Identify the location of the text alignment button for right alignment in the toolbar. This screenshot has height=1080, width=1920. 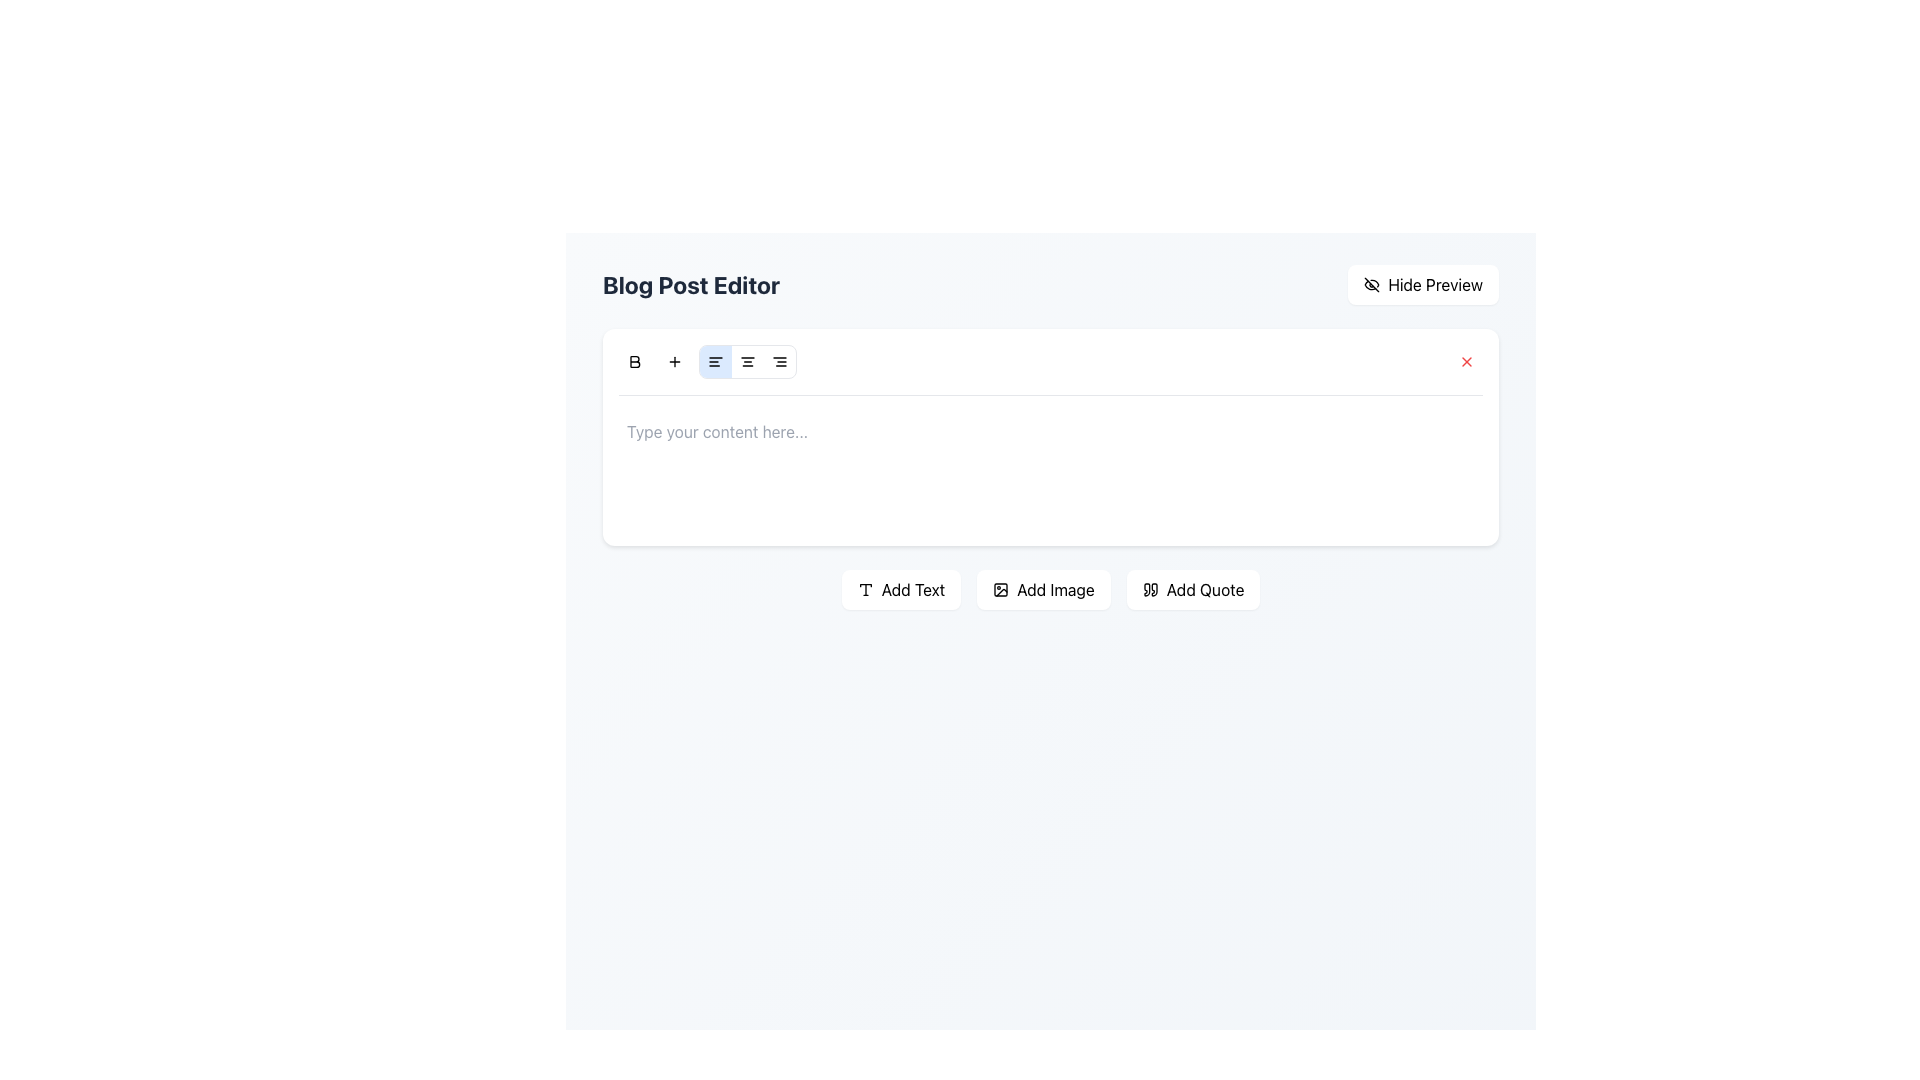
(778, 362).